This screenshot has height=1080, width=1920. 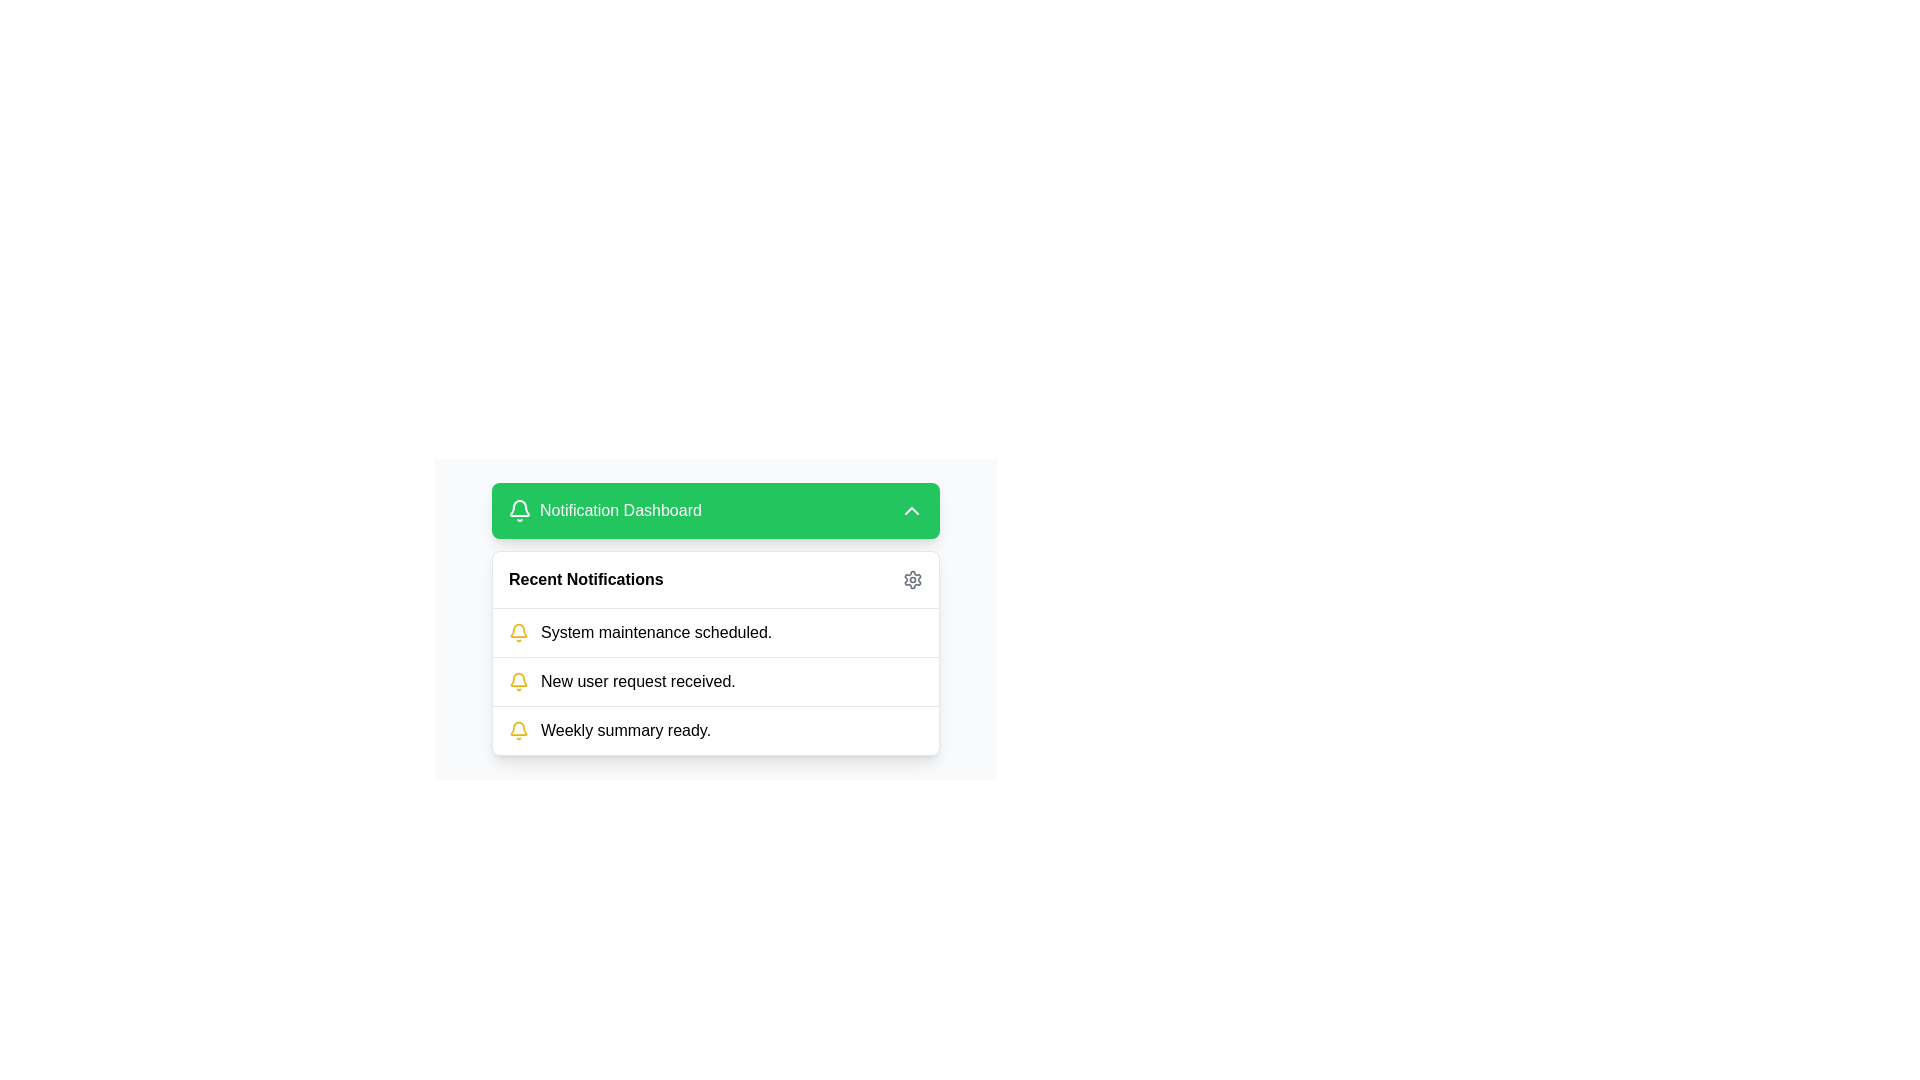 I want to click on message displayed in the text component that shows 'System maintenance scheduled.' located as the first notification entry in the notification list, to the right of the bell icon, so click(x=656, y=632).